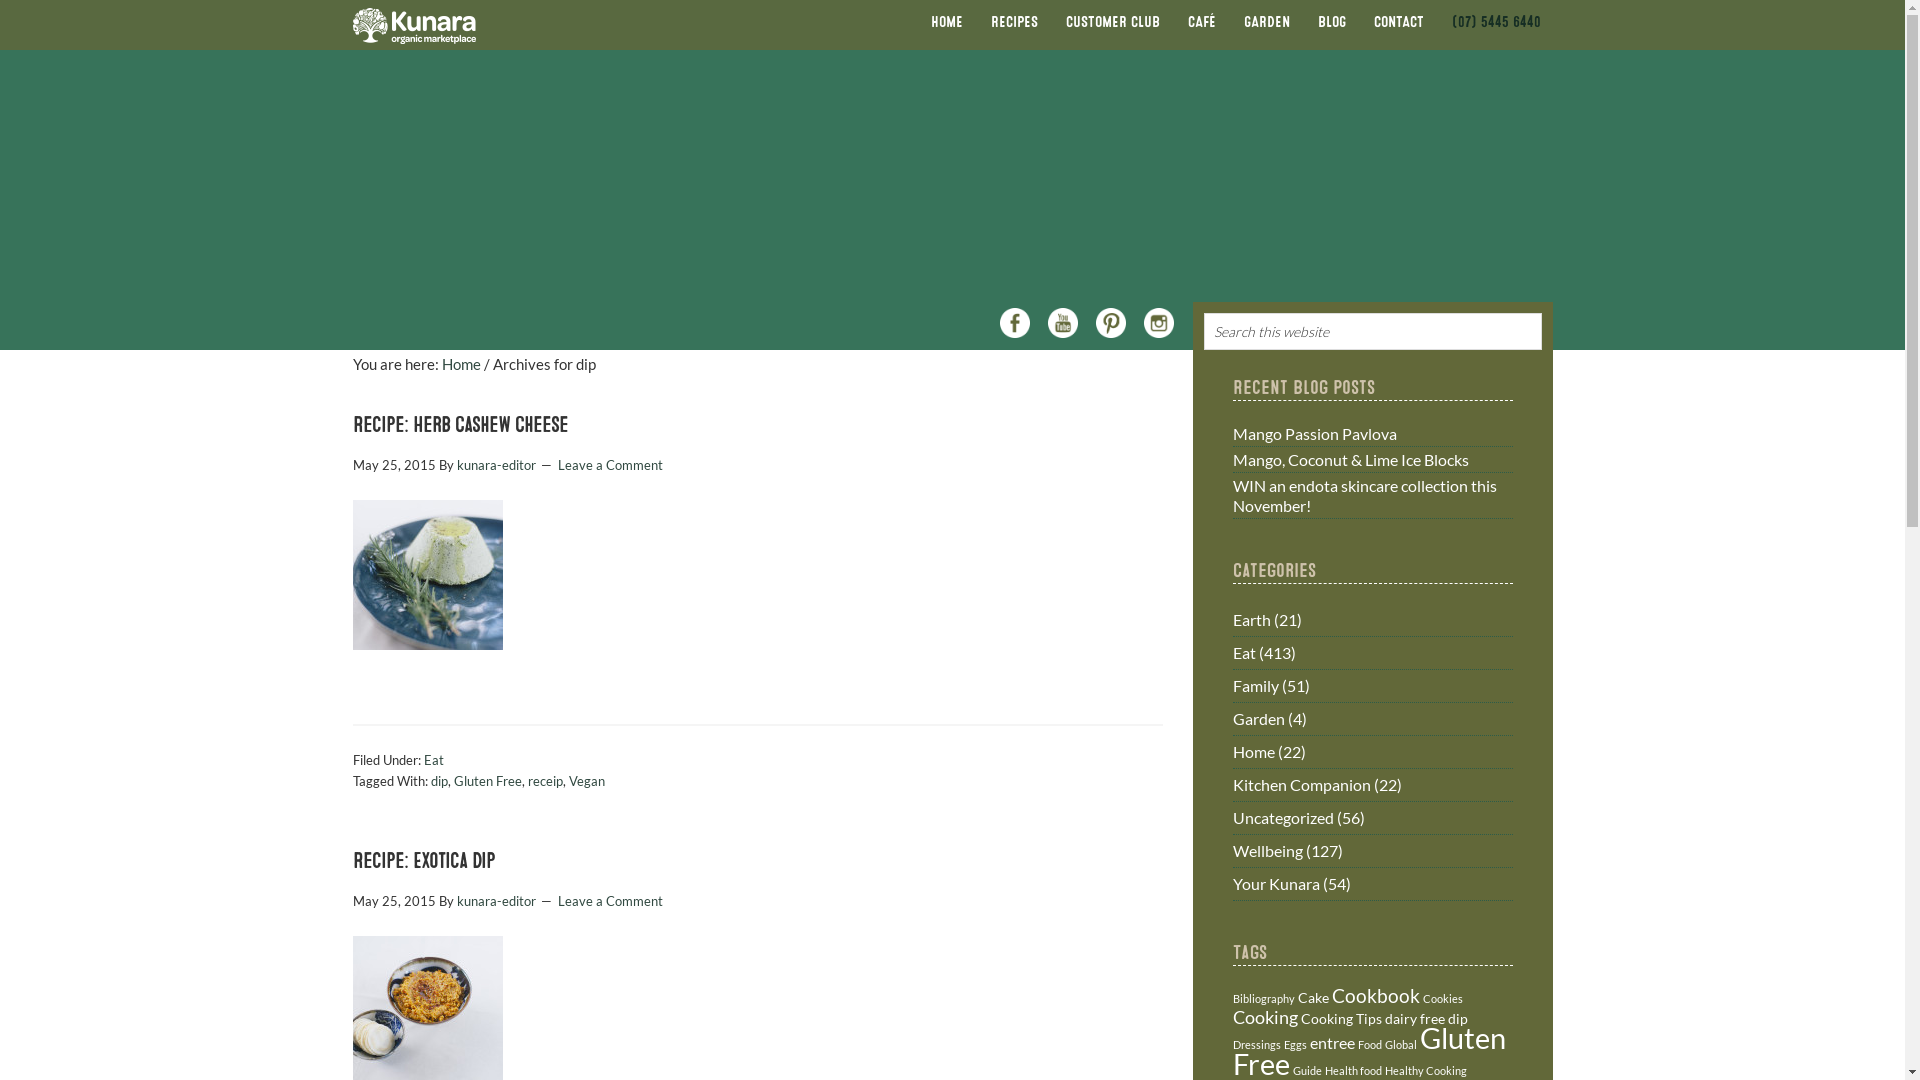 The height and width of the screenshot is (1080, 1920). I want to click on 'dip', so click(1458, 1018).